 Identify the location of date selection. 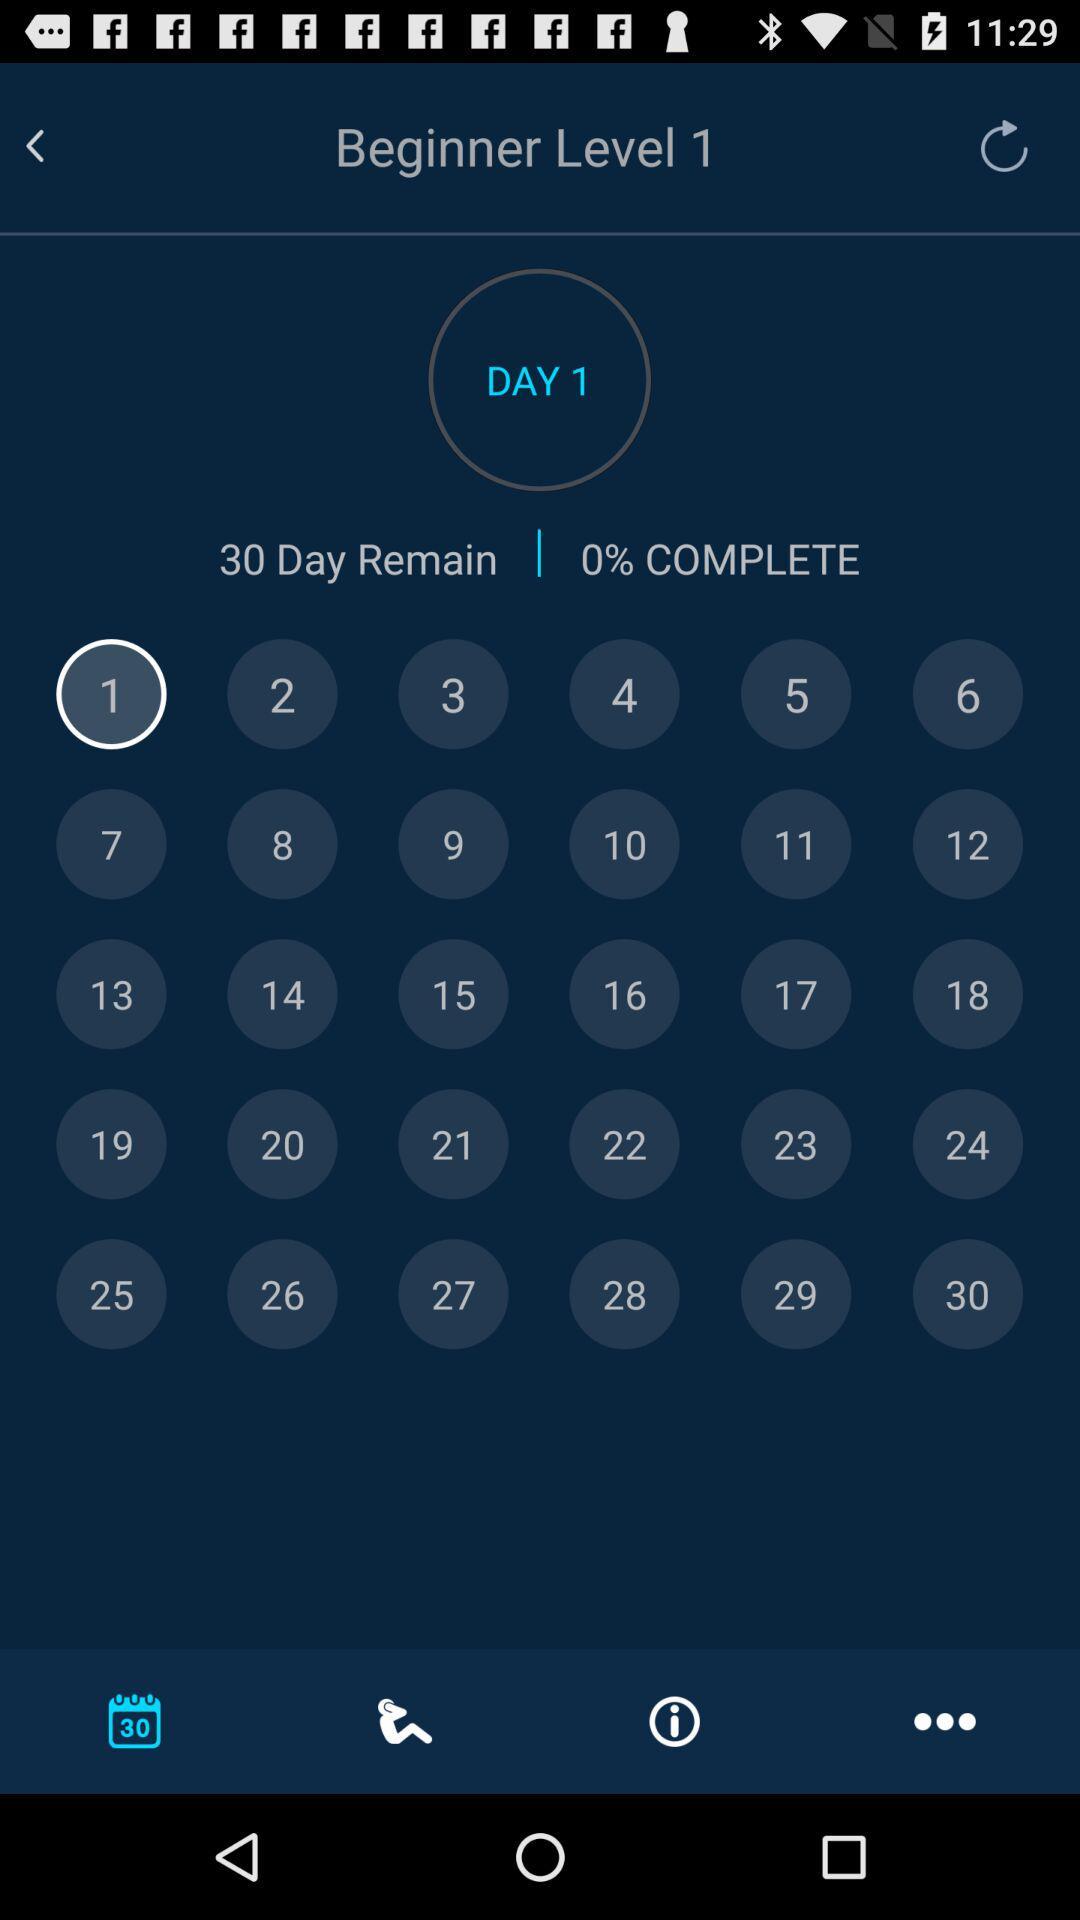
(453, 994).